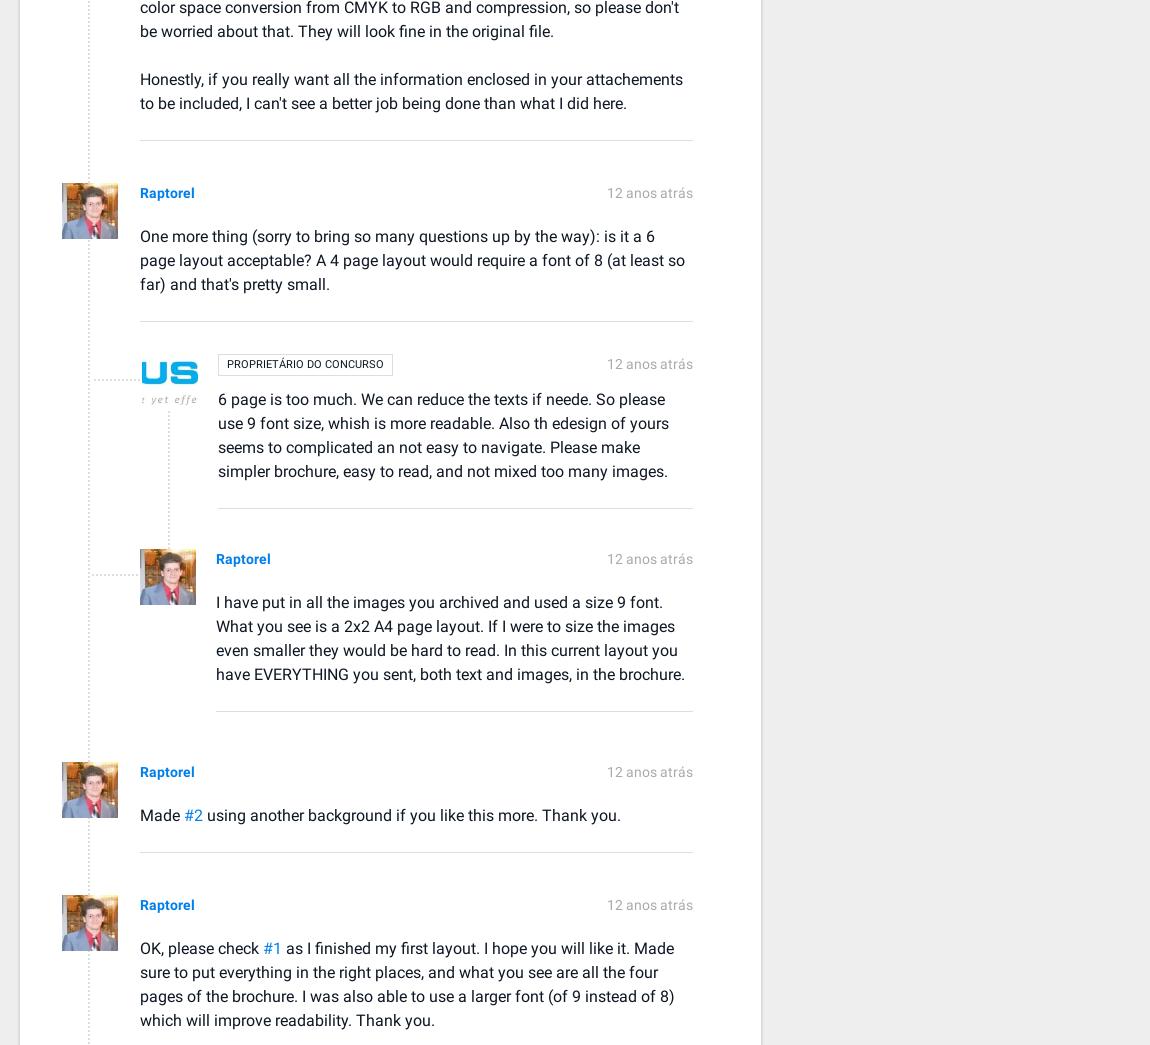 The image size is (1150, 1045). What do you see at coordinates (273, 946) in the screenshot?
I see `'#1'` at bounding box center [273, 946].